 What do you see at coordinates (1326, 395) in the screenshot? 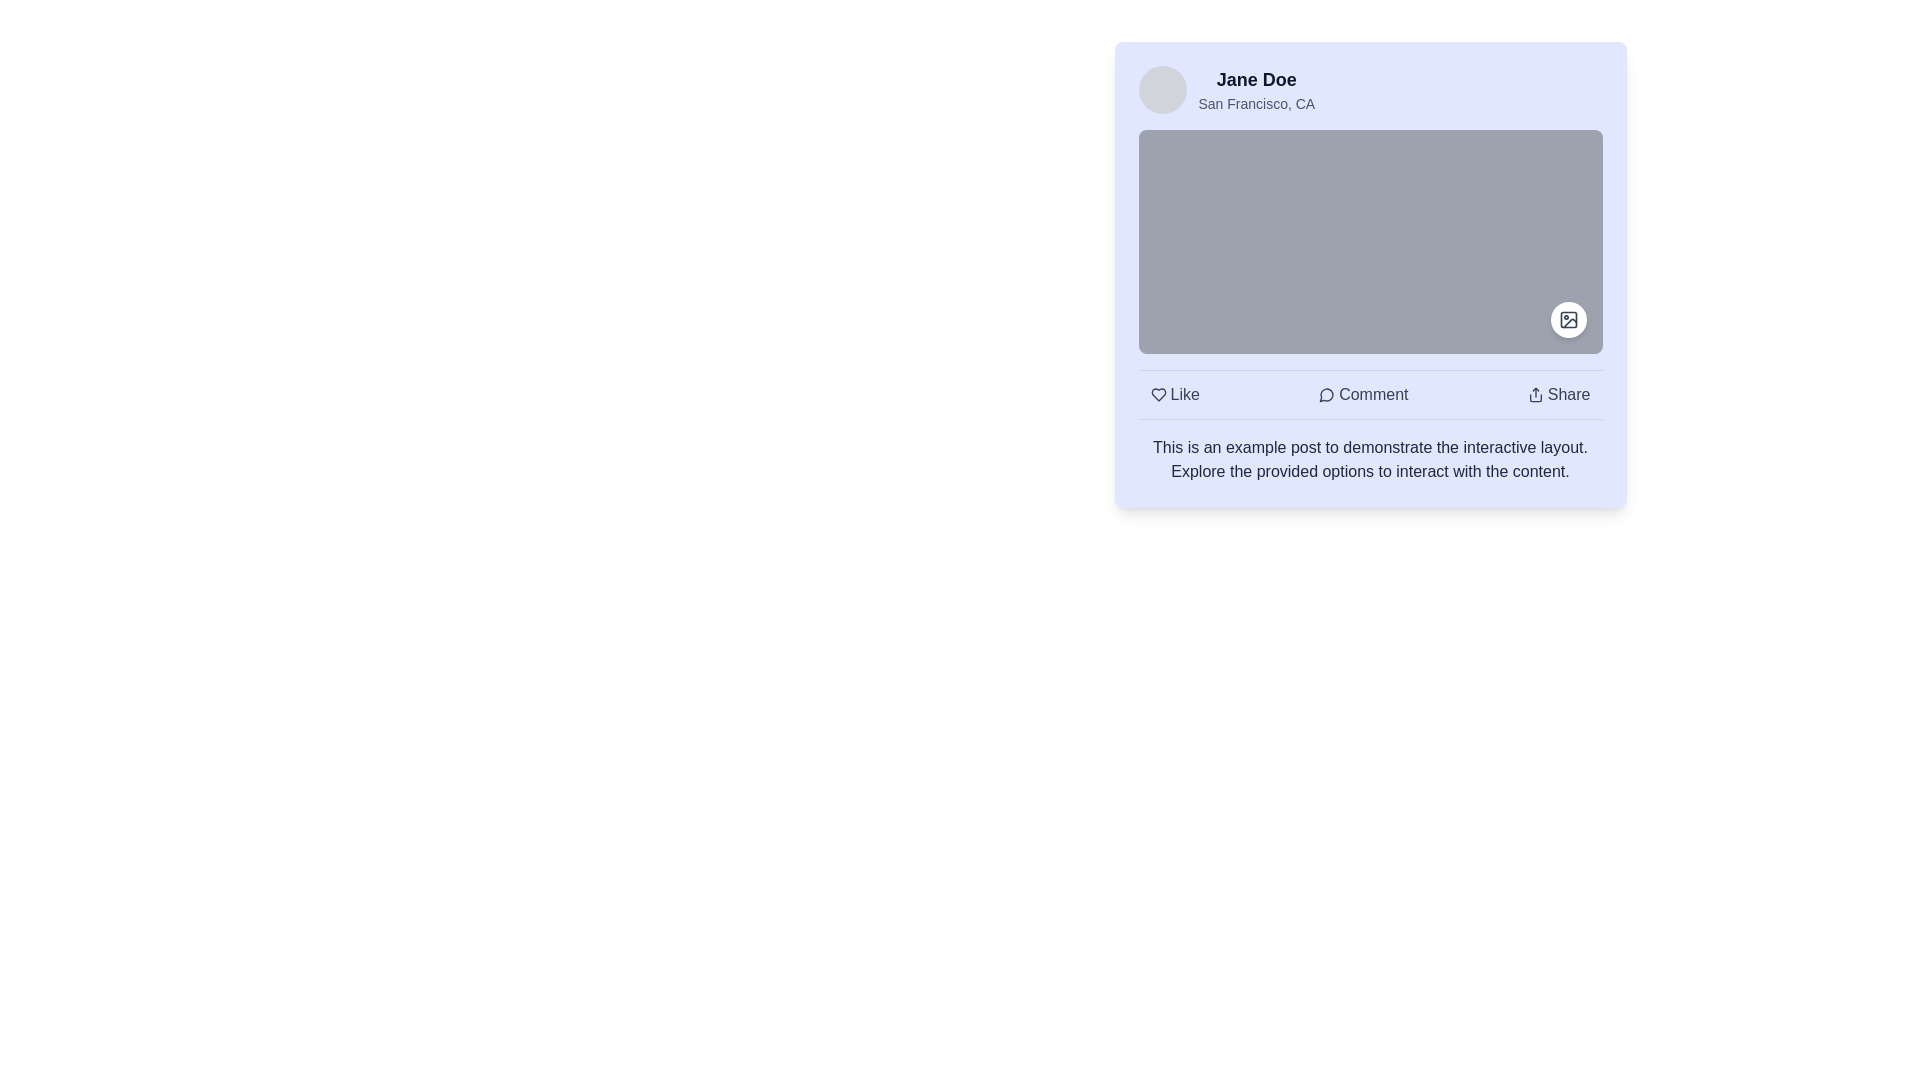
I see `the SVG graphic of the speech bubble icon representing the 'Comment' action` at bounding box center [1326, 395].